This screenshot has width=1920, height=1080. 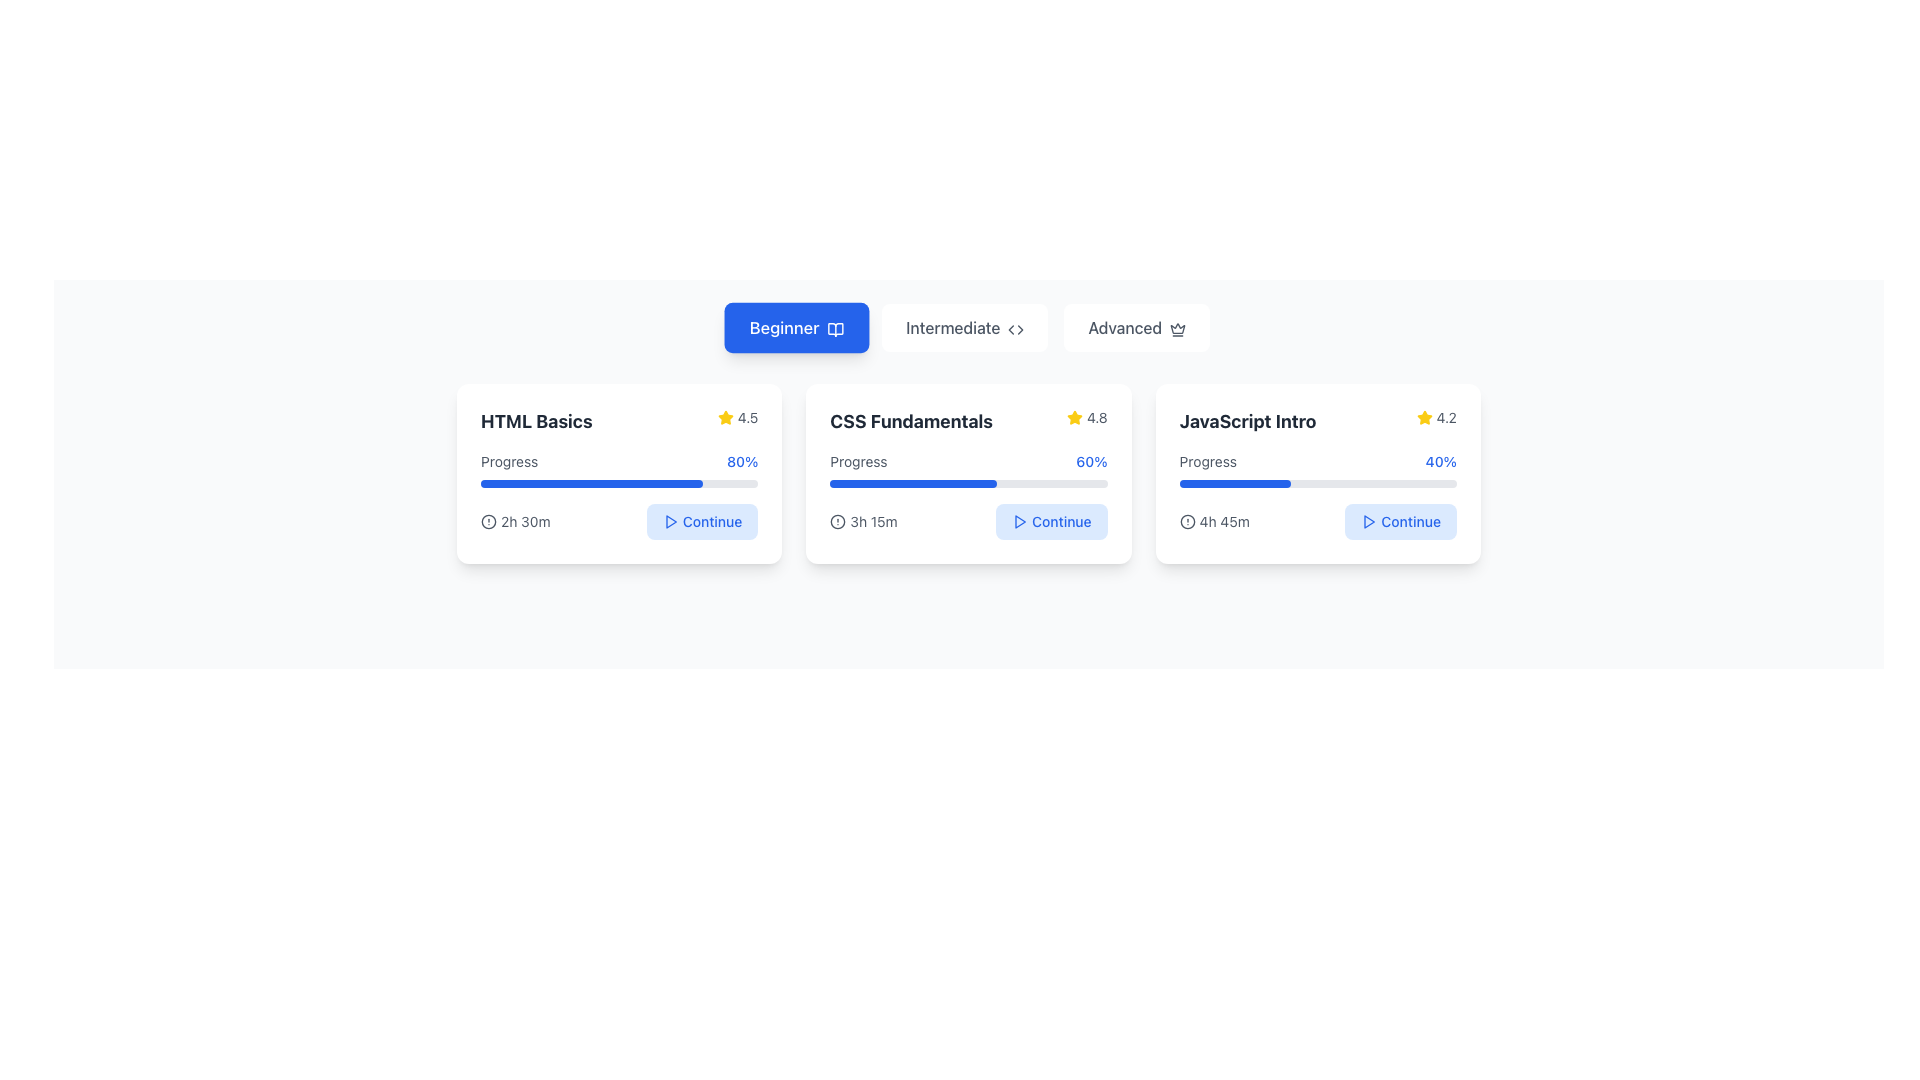 I want to click on the star icon representing the rating for the 'CSS Fundamentals' module, so click(x=1074, y=416).